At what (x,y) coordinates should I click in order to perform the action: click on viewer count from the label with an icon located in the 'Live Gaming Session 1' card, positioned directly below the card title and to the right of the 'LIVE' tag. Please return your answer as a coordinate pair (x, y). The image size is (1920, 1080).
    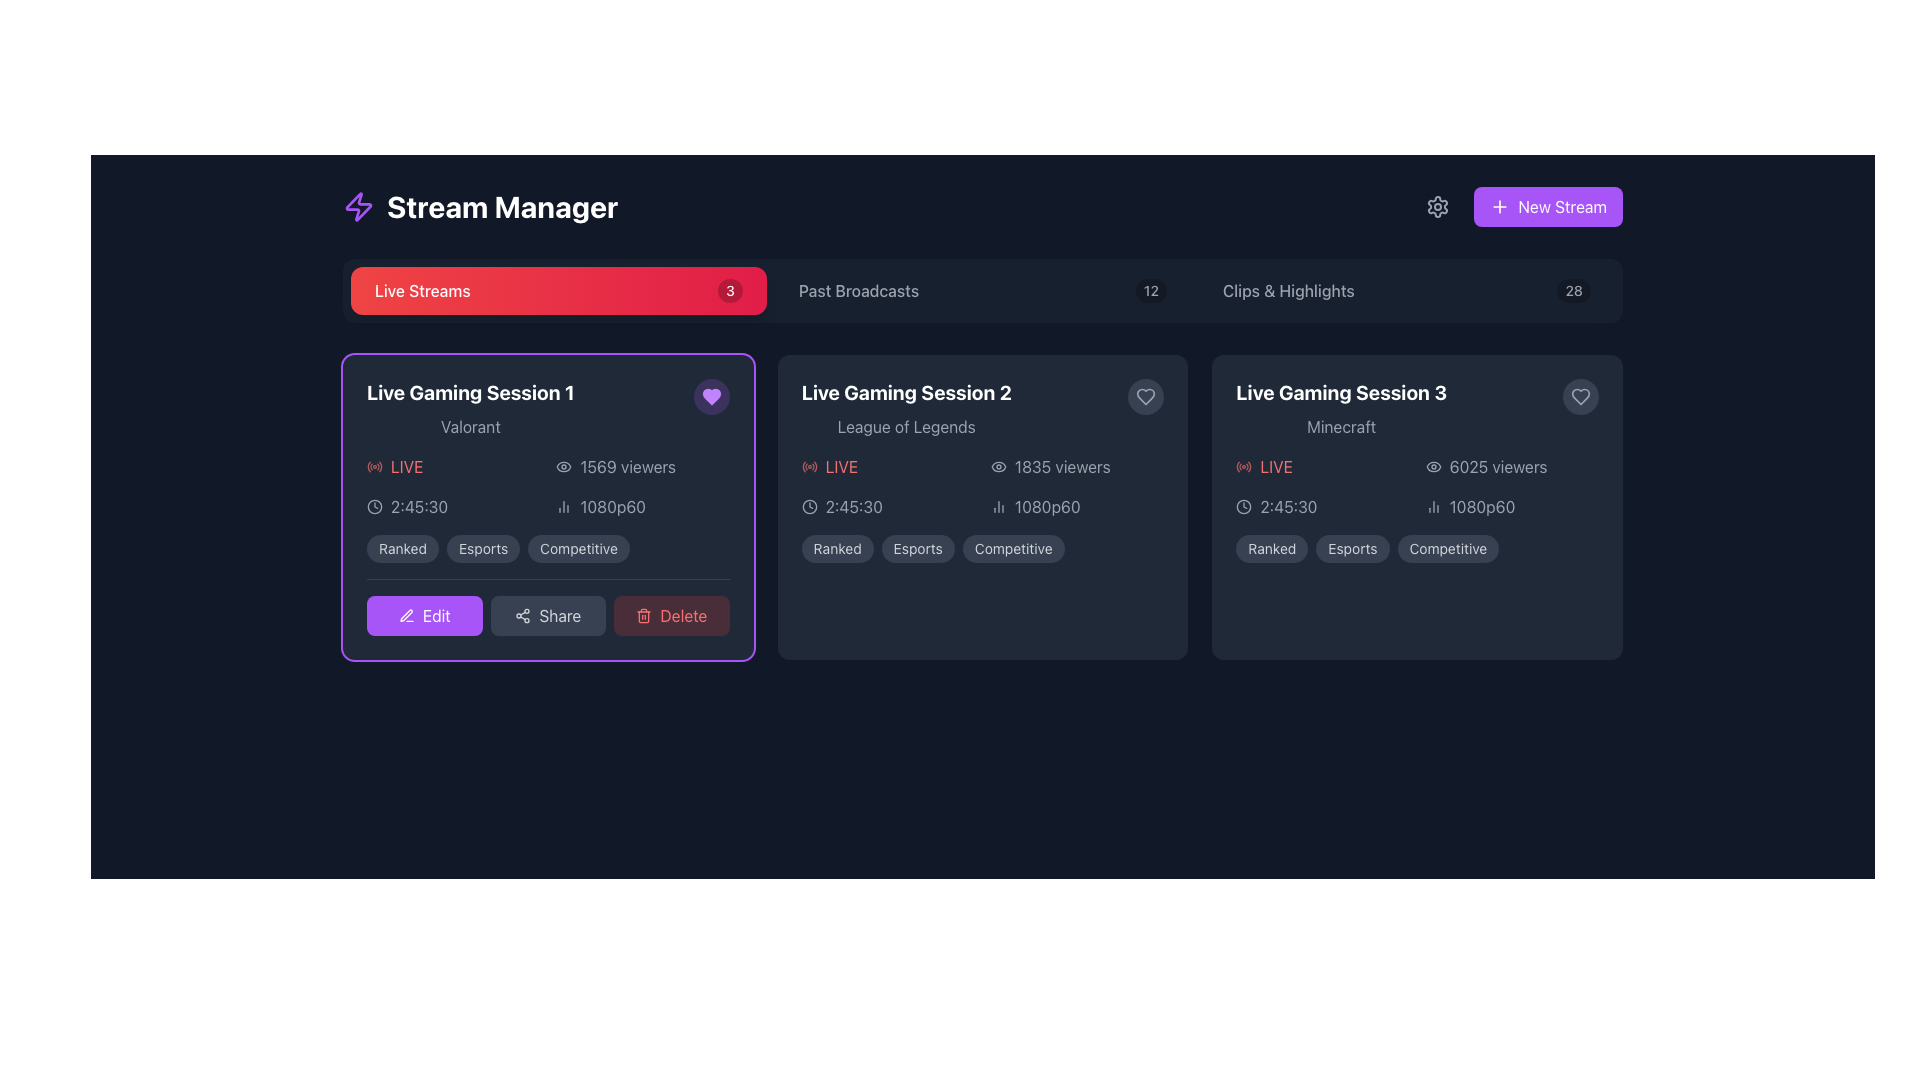
    Looking at the image, I should click on (643, 466).